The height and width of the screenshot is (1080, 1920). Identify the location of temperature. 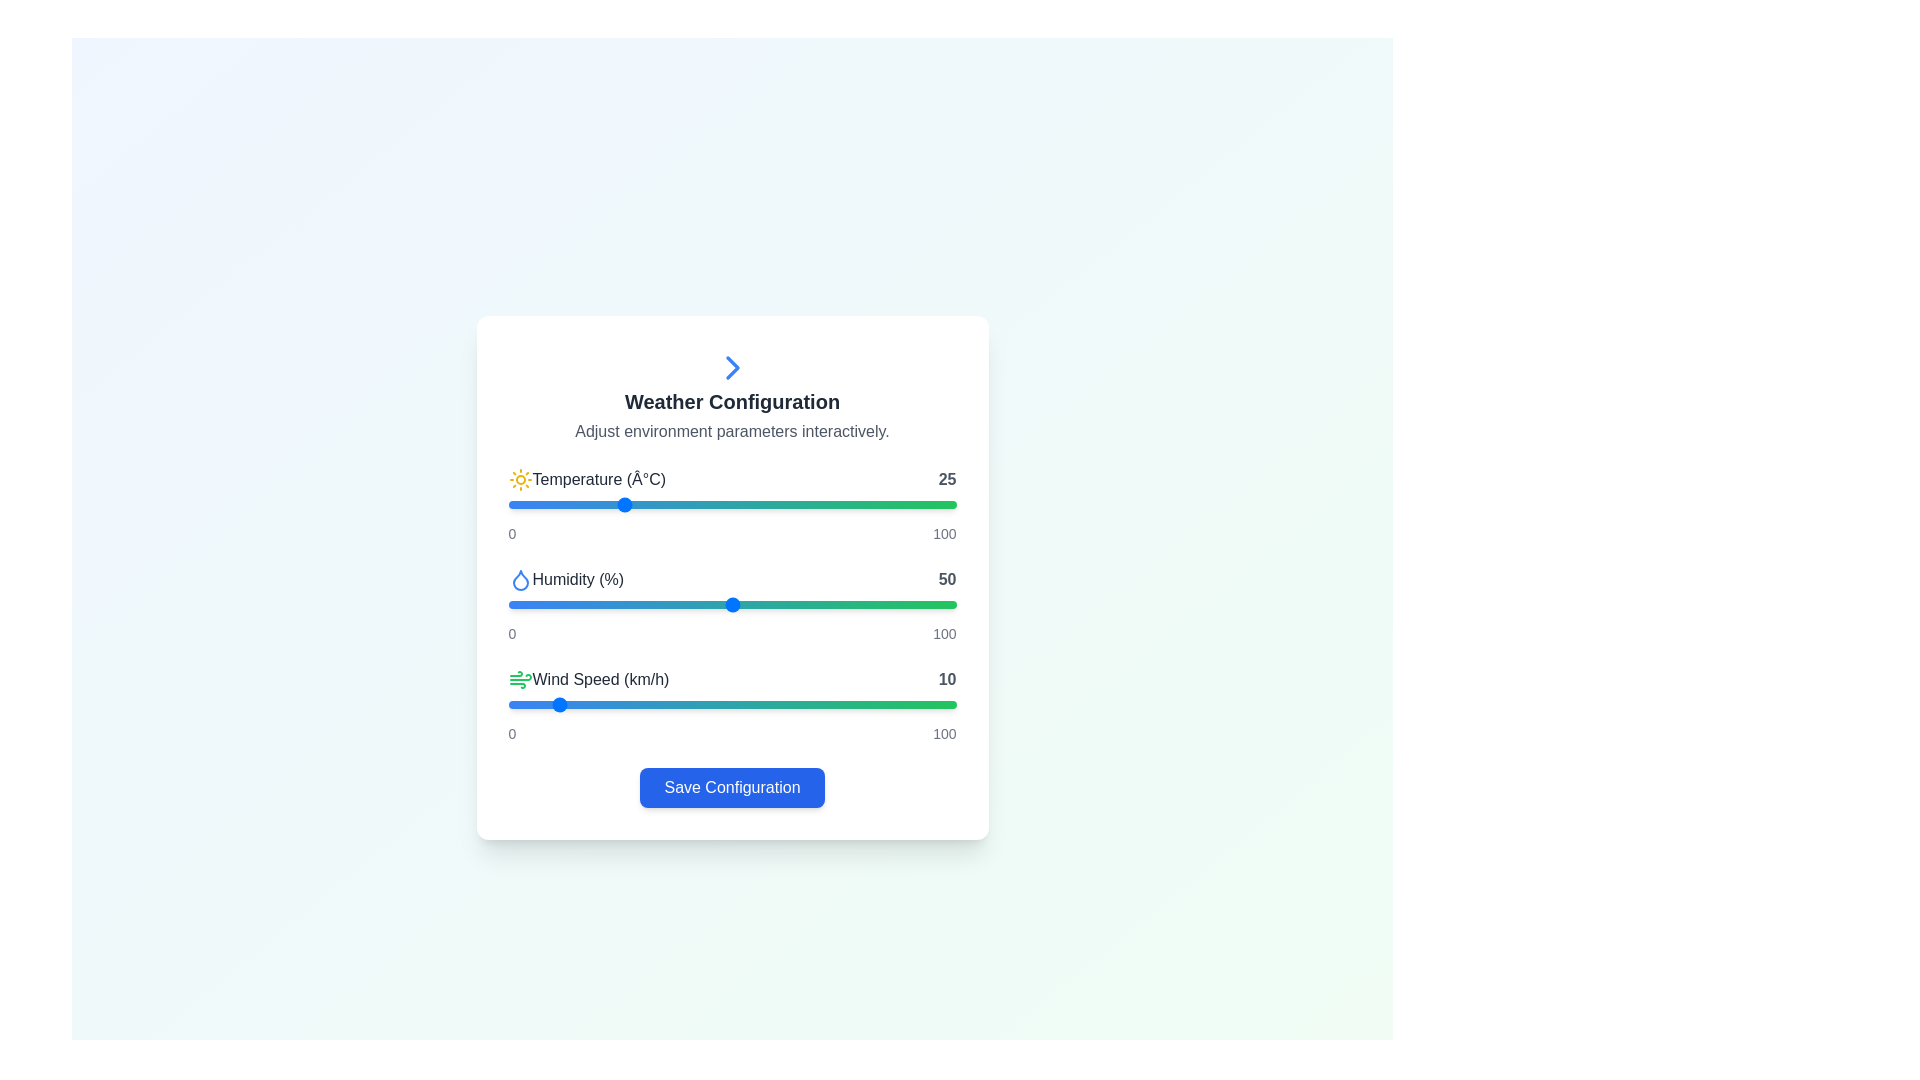
(619, 504).